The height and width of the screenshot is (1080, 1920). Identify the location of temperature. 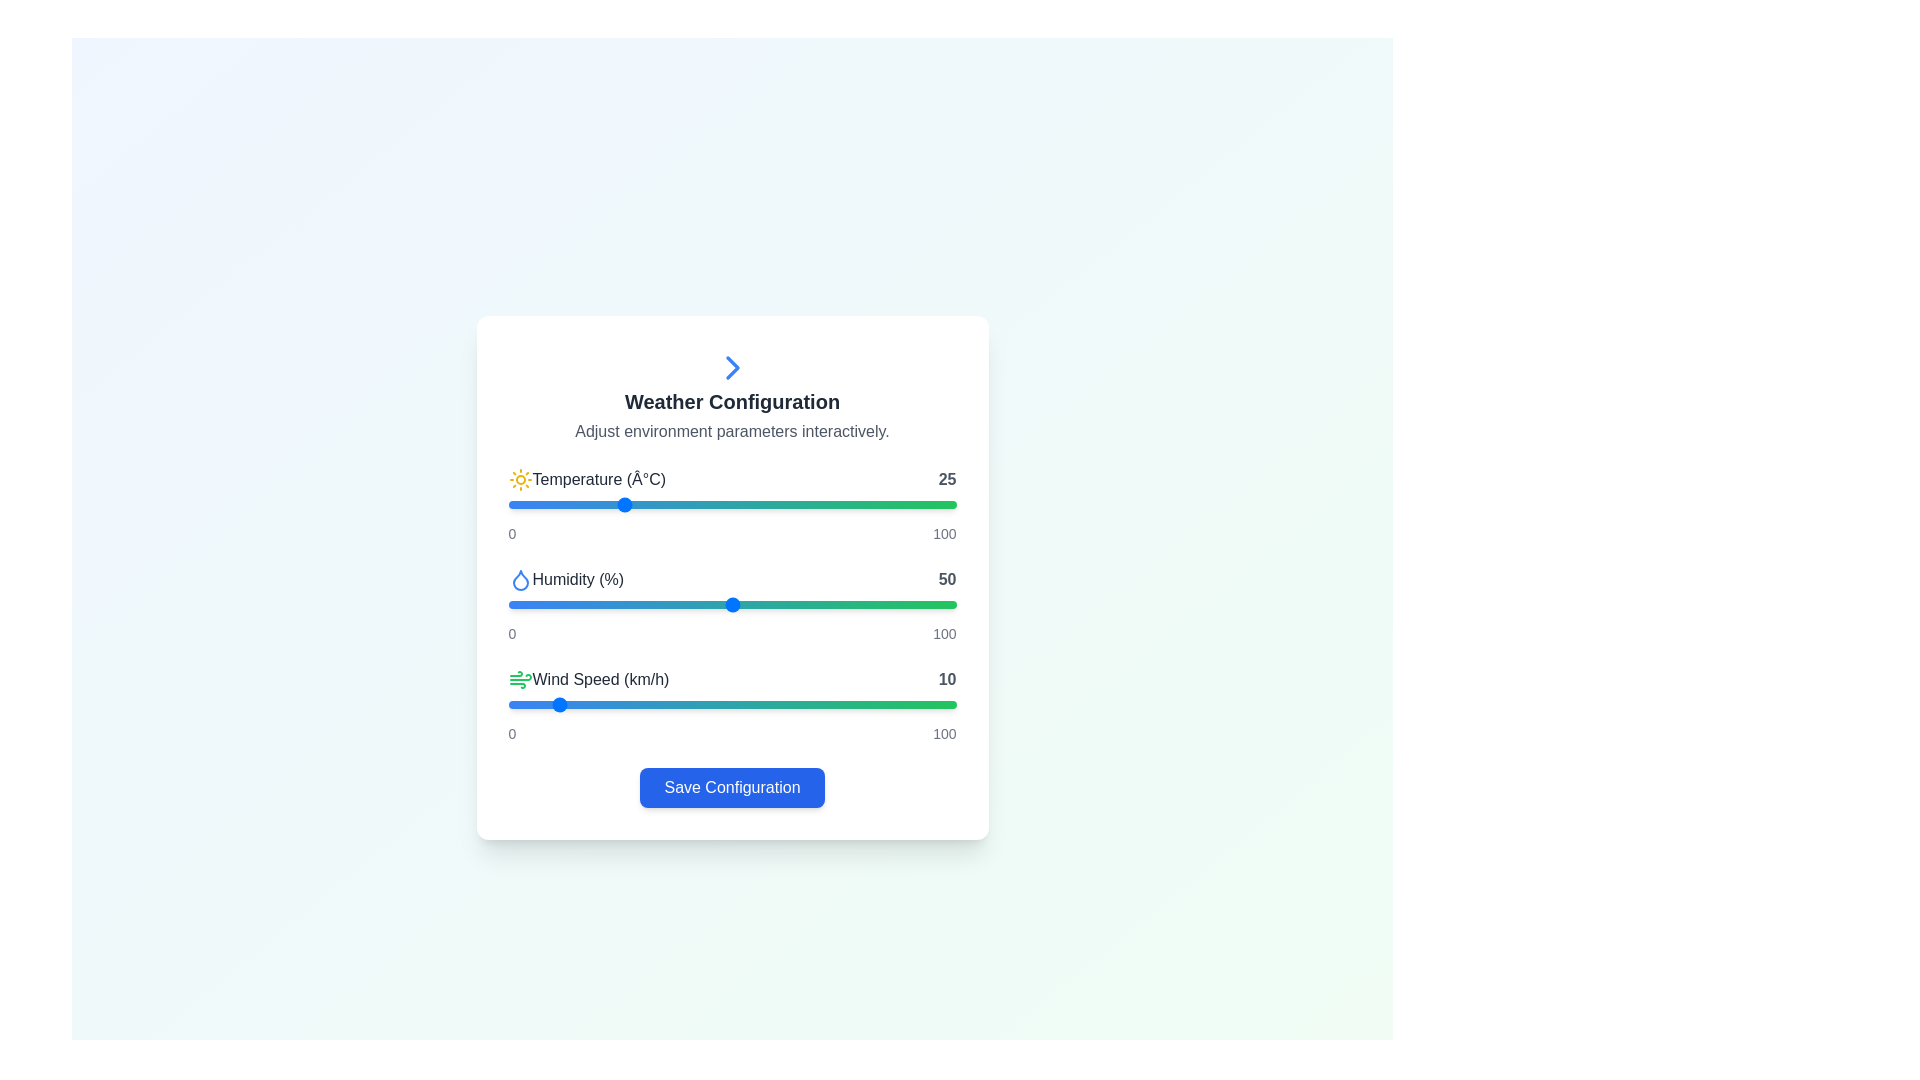
(619, 504).